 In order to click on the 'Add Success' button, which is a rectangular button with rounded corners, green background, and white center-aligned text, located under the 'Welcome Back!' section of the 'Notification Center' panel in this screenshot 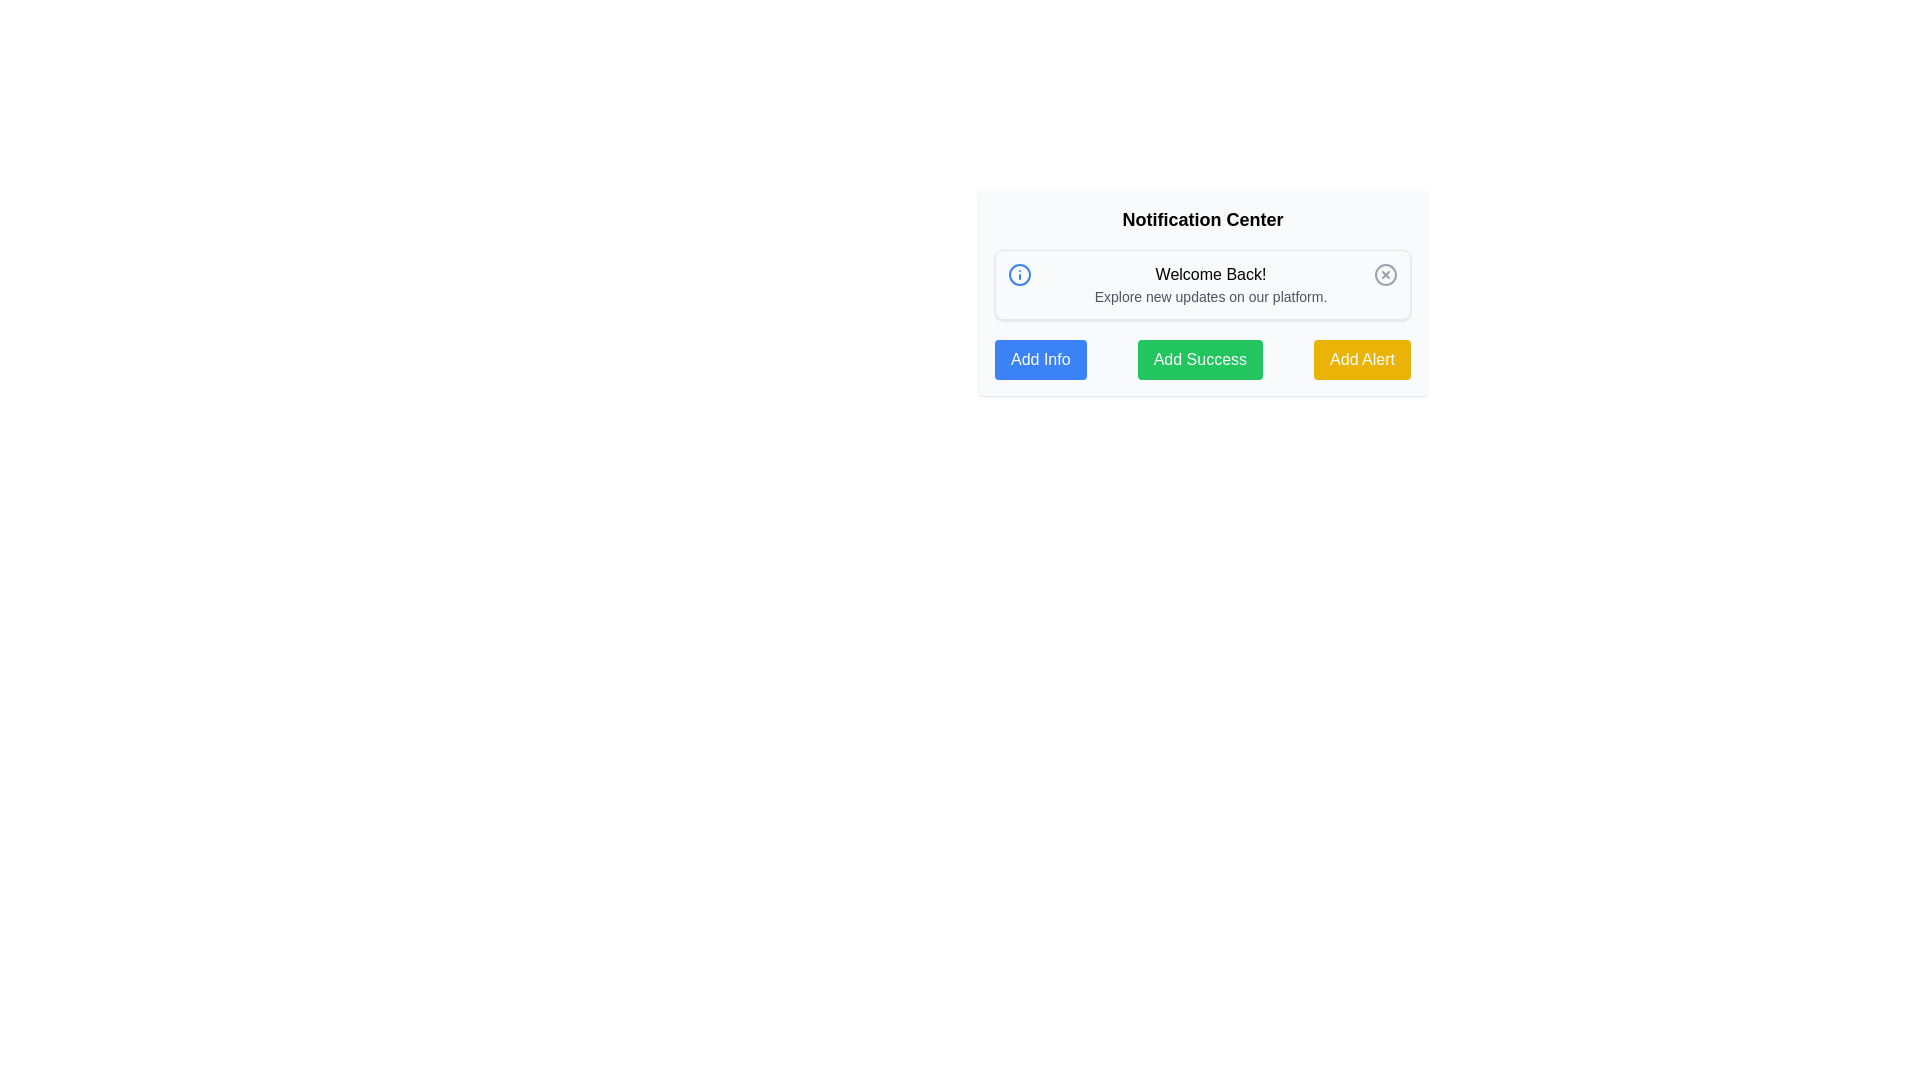, I will do `click(1200, 358)`.